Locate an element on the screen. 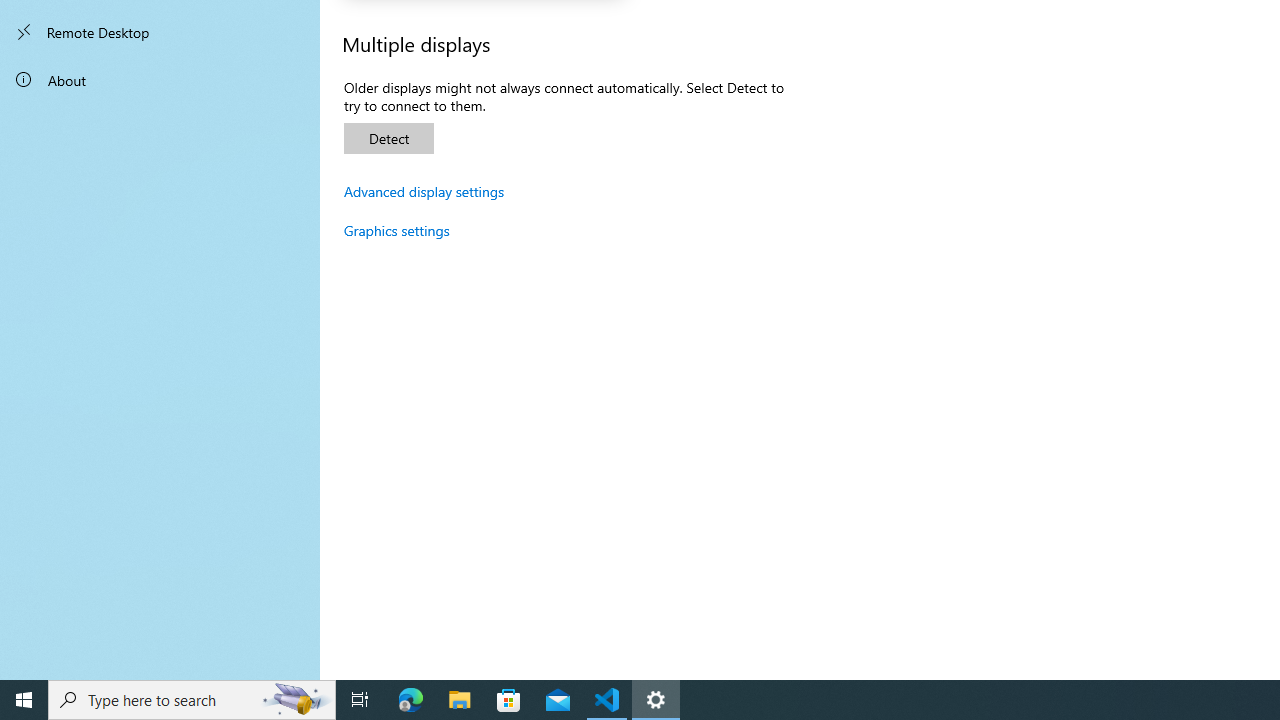  'Remote Desktop' is located at coordinates (160, 32).